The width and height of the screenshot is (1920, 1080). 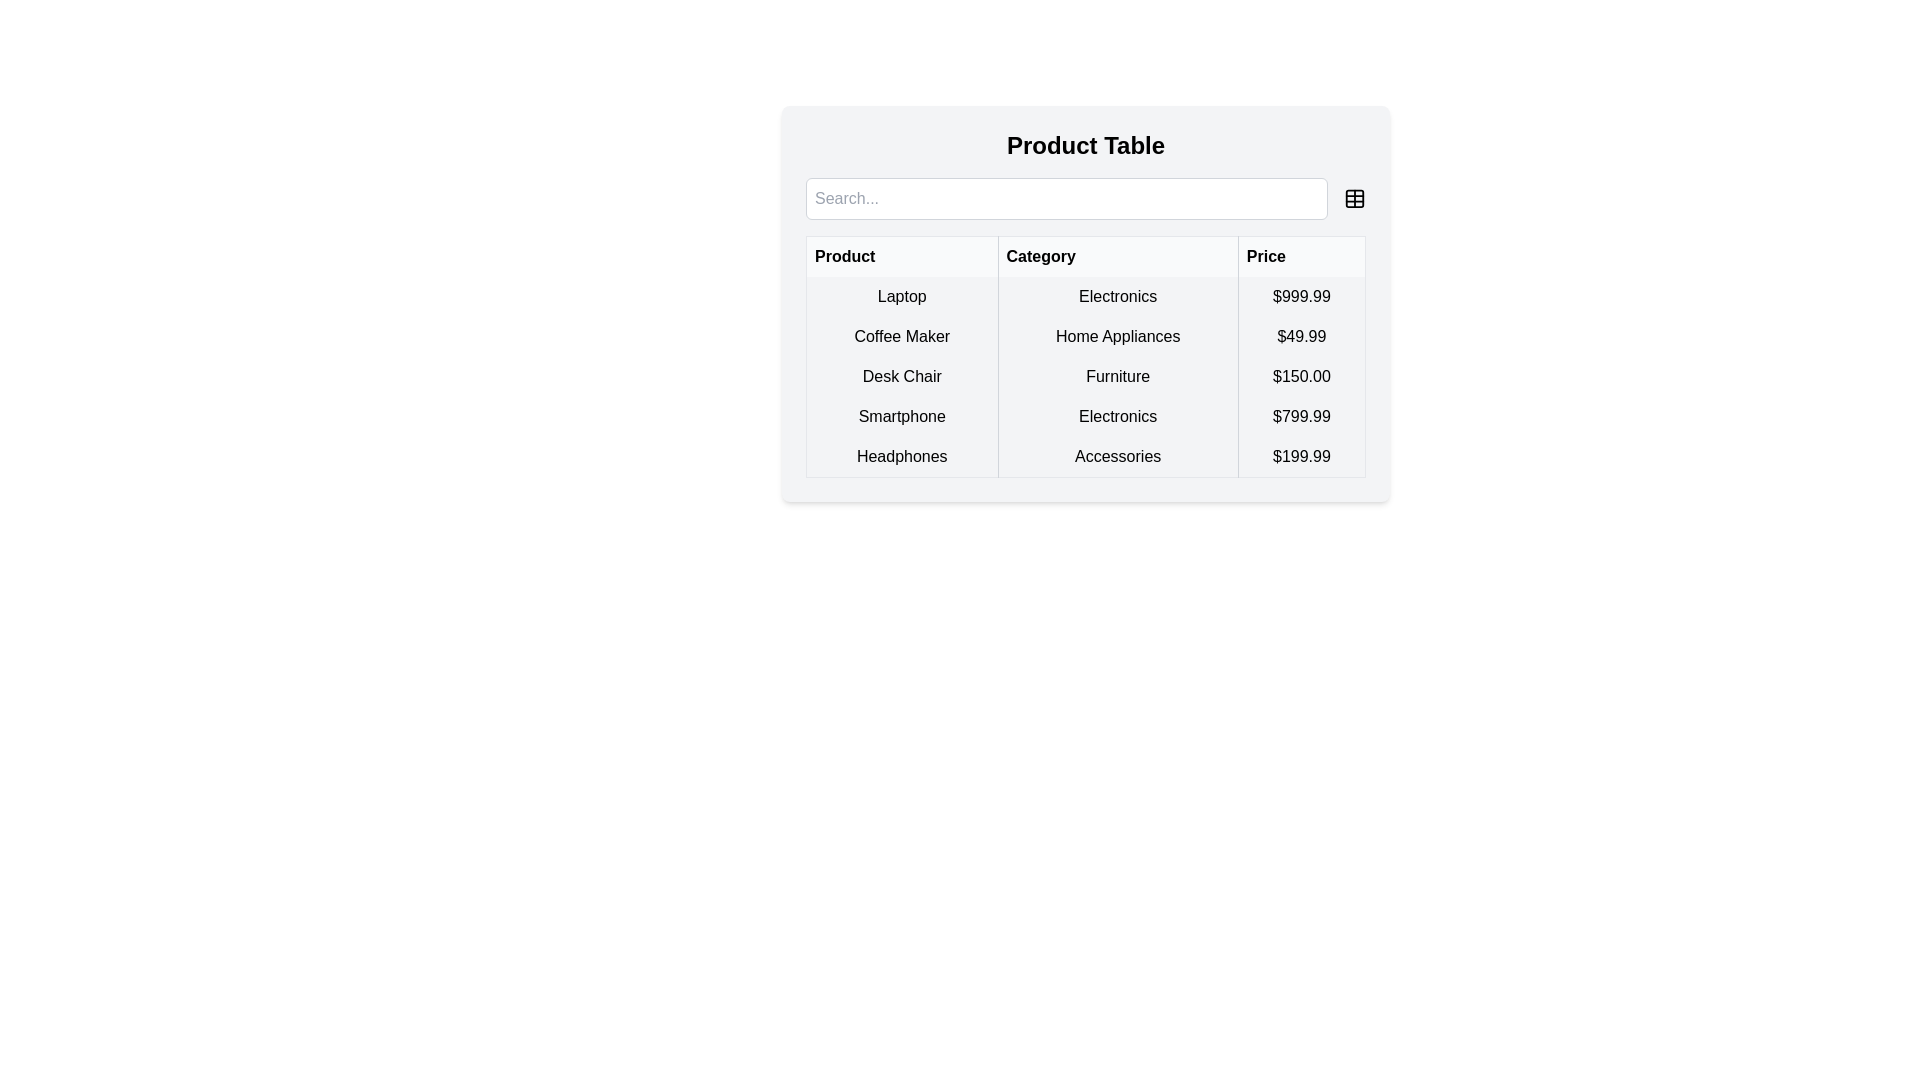 What do you see at coordinates (1117, 415) in the screenshot?
I see `the static text displaying the category of the product in the second column of the row labeled 'Smartphone' in the data table` at bounding box center [1117, 415].